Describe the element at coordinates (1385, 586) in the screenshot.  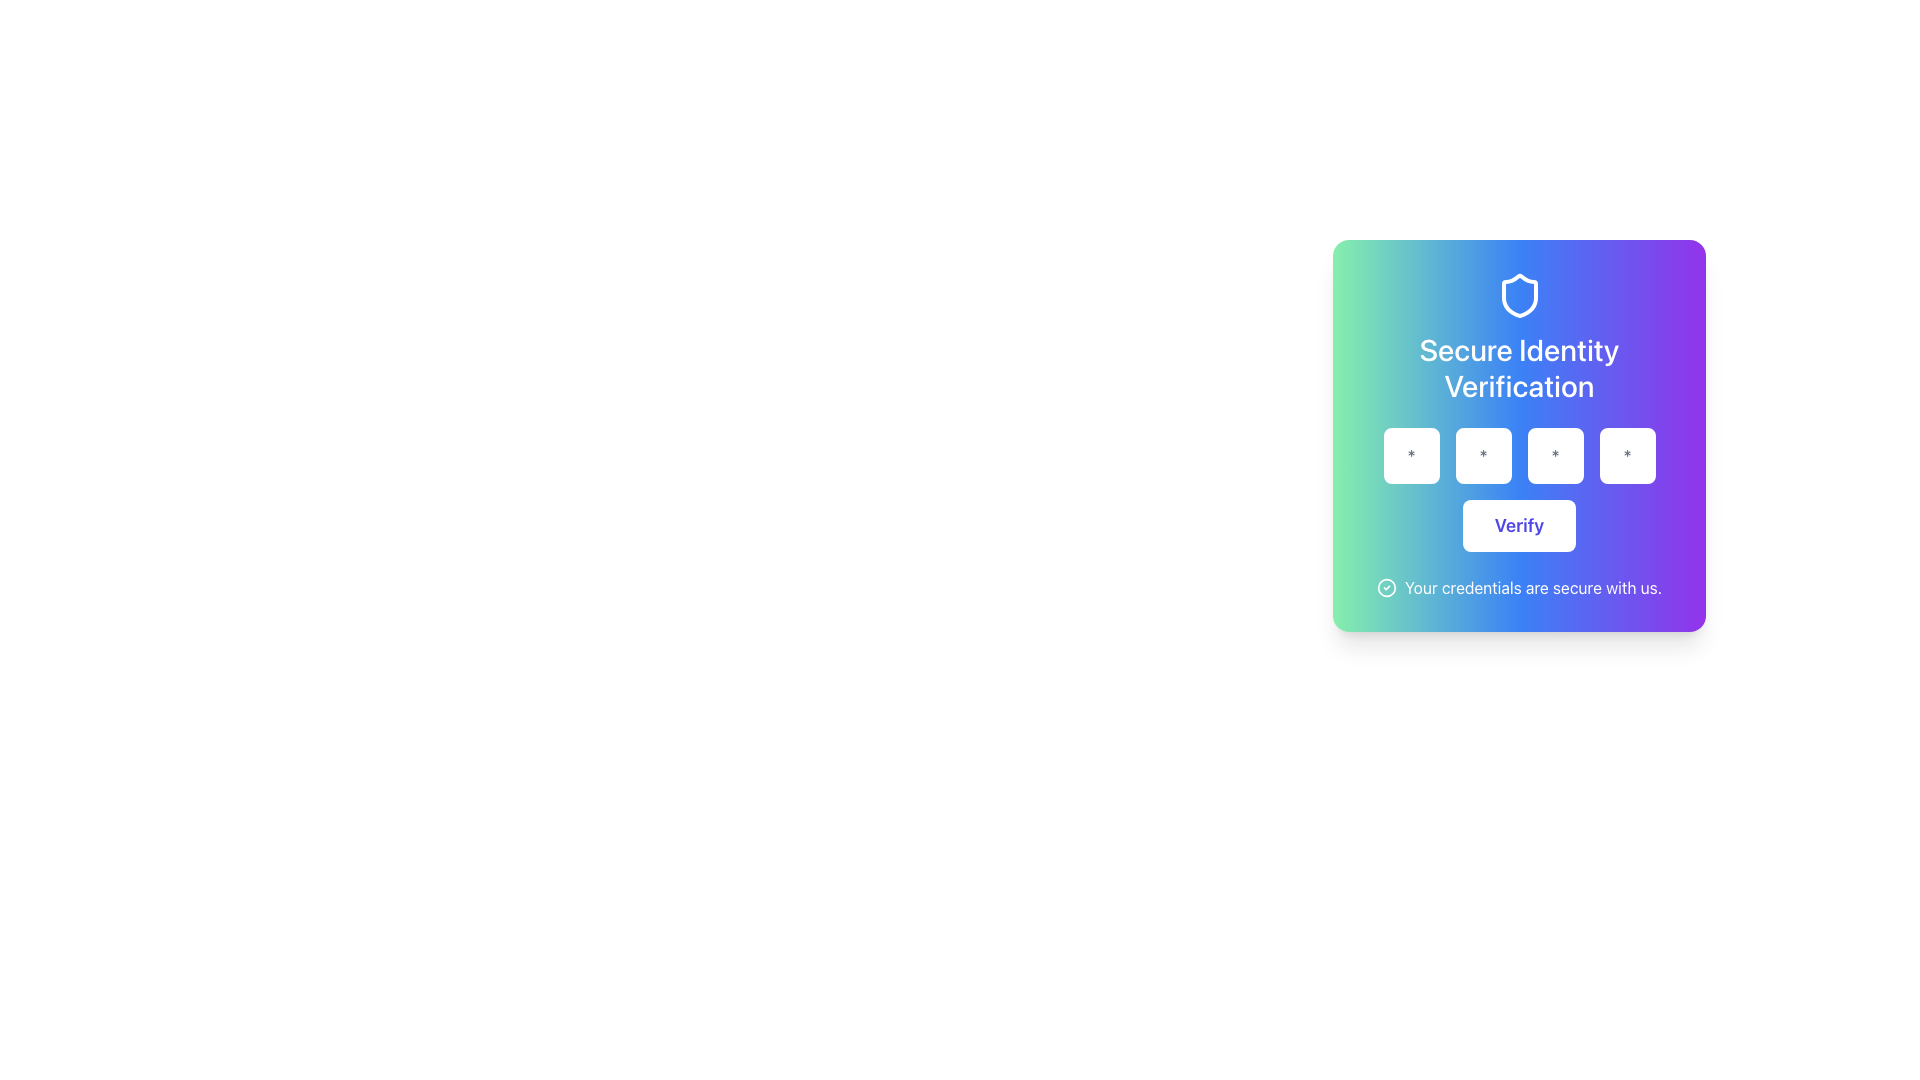
I see `the circle in the checkmark icon, which indicates successful completion, located in the bottom-left corner of the panel that contains the text 'Your credentials are secure with us.'` at that location.